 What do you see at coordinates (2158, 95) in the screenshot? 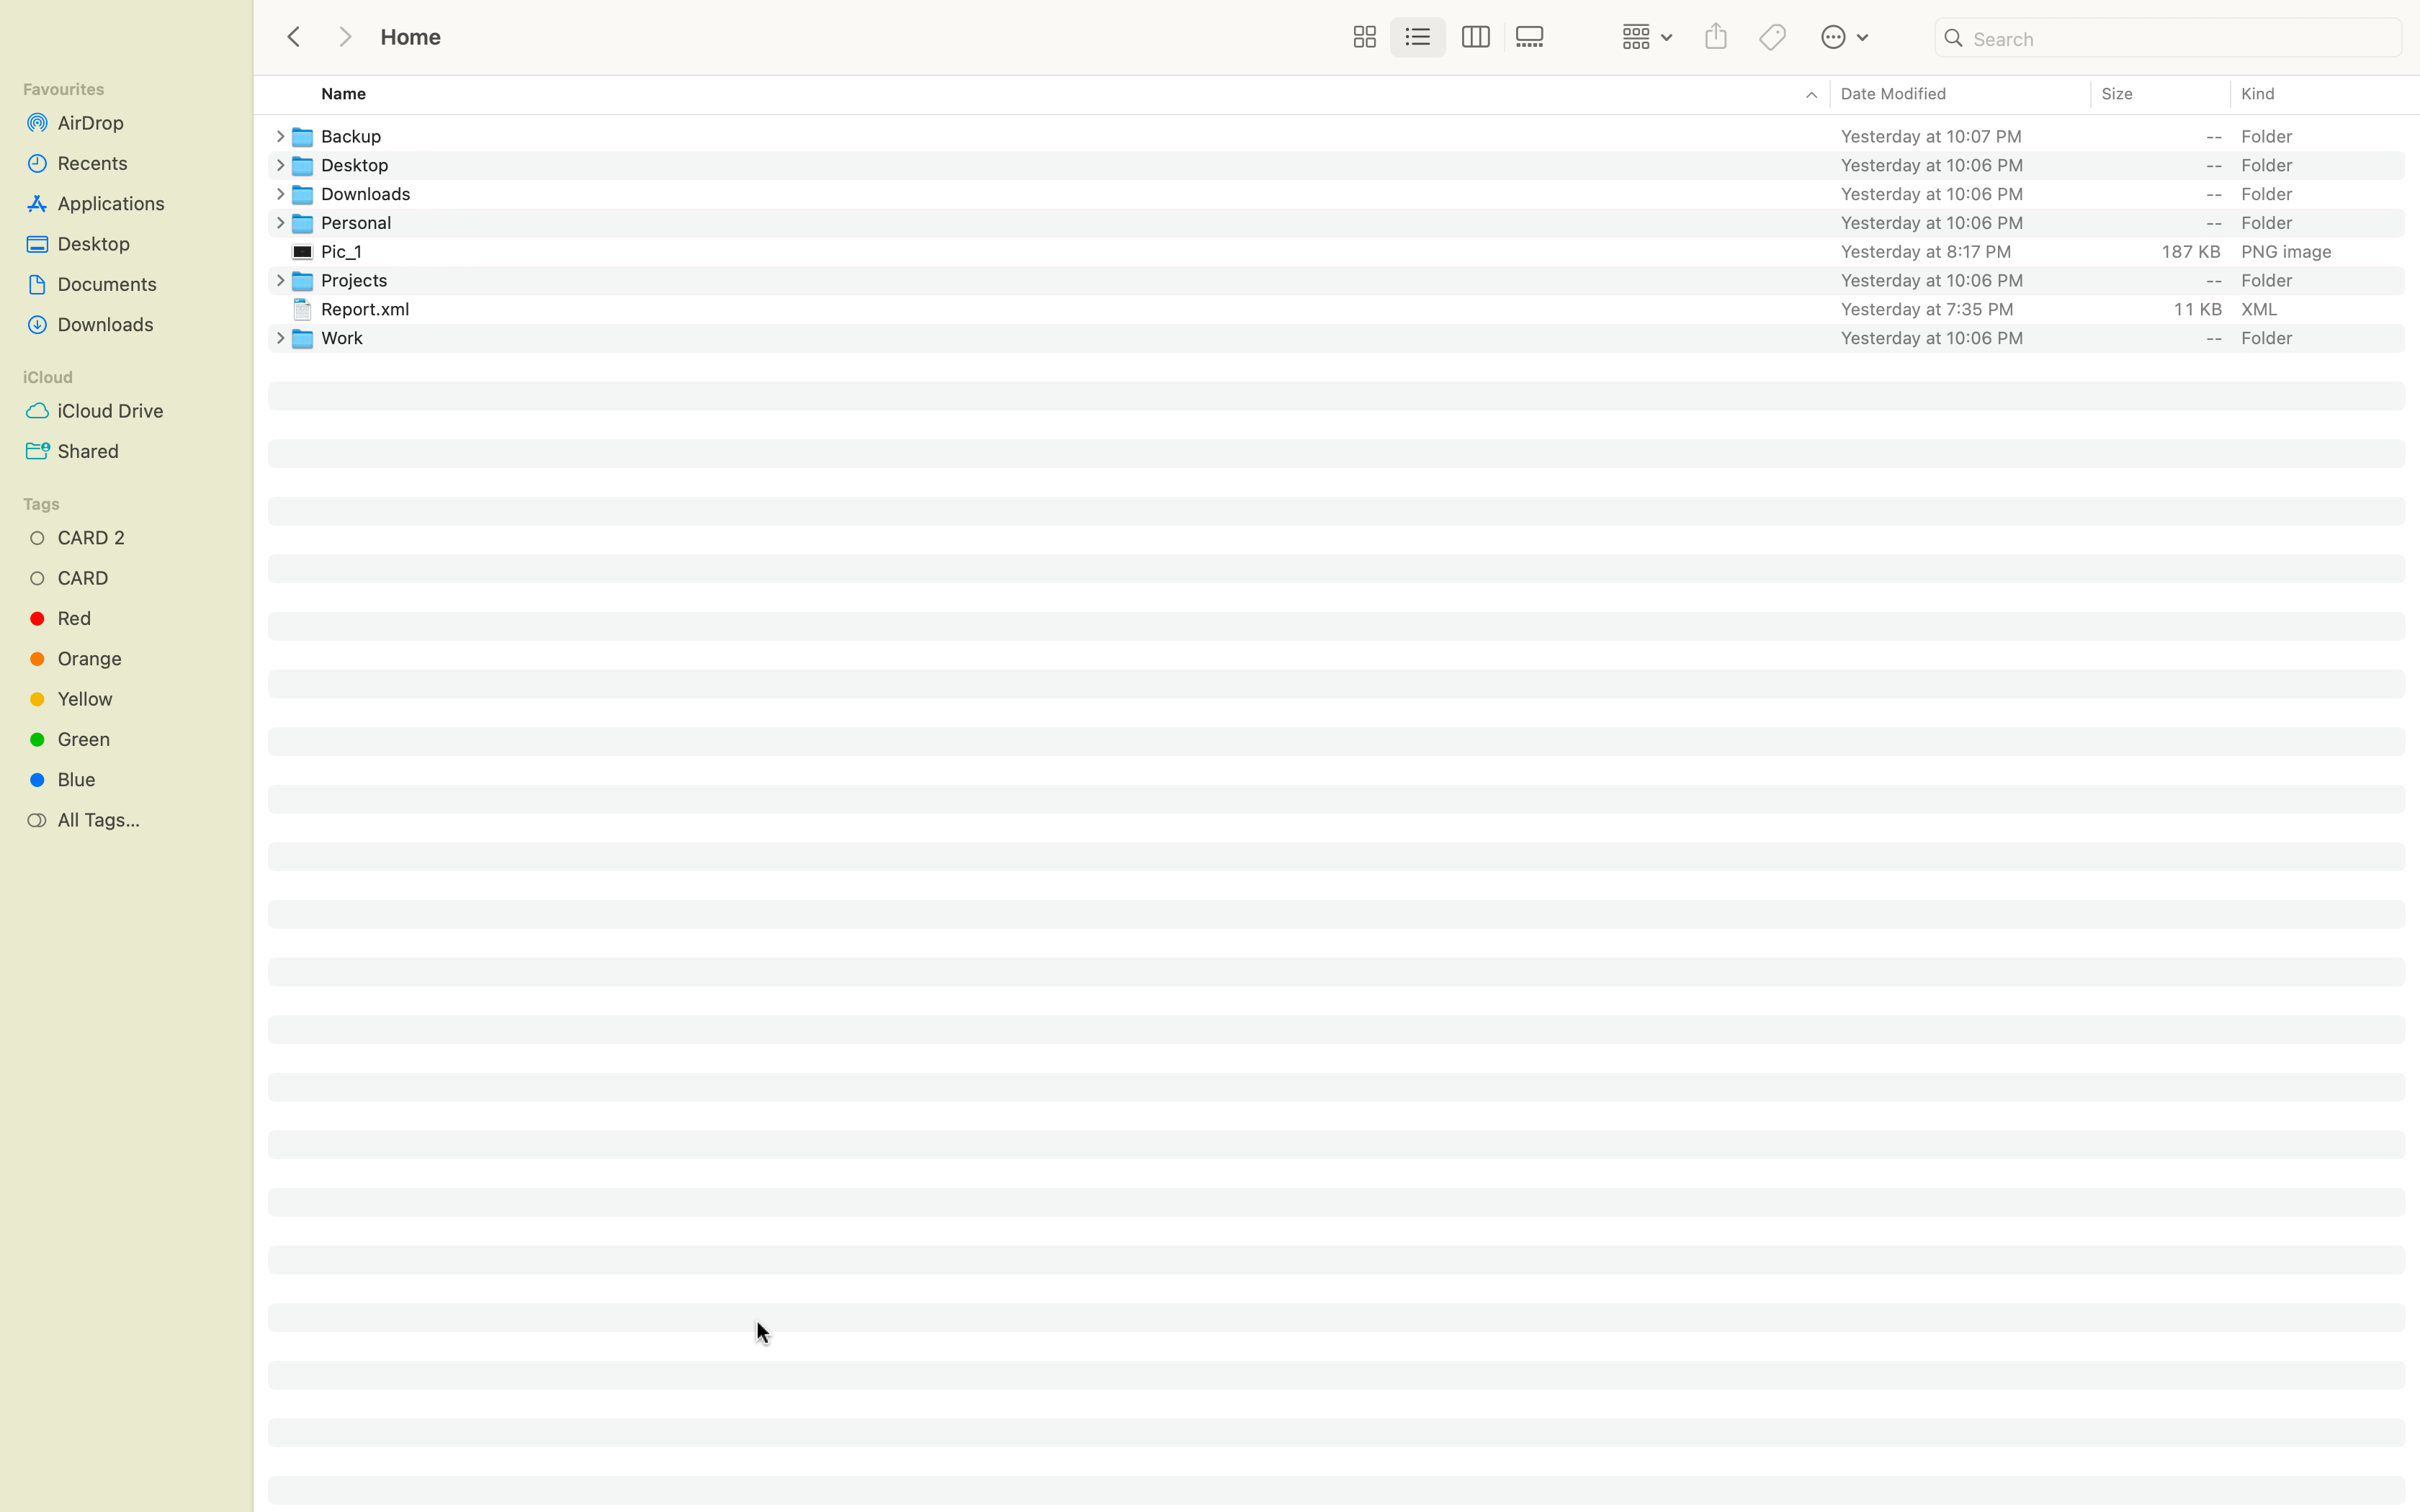
I see `Rearrange the files by their size starting from the smallest one` at bounding box center [2158, 95].